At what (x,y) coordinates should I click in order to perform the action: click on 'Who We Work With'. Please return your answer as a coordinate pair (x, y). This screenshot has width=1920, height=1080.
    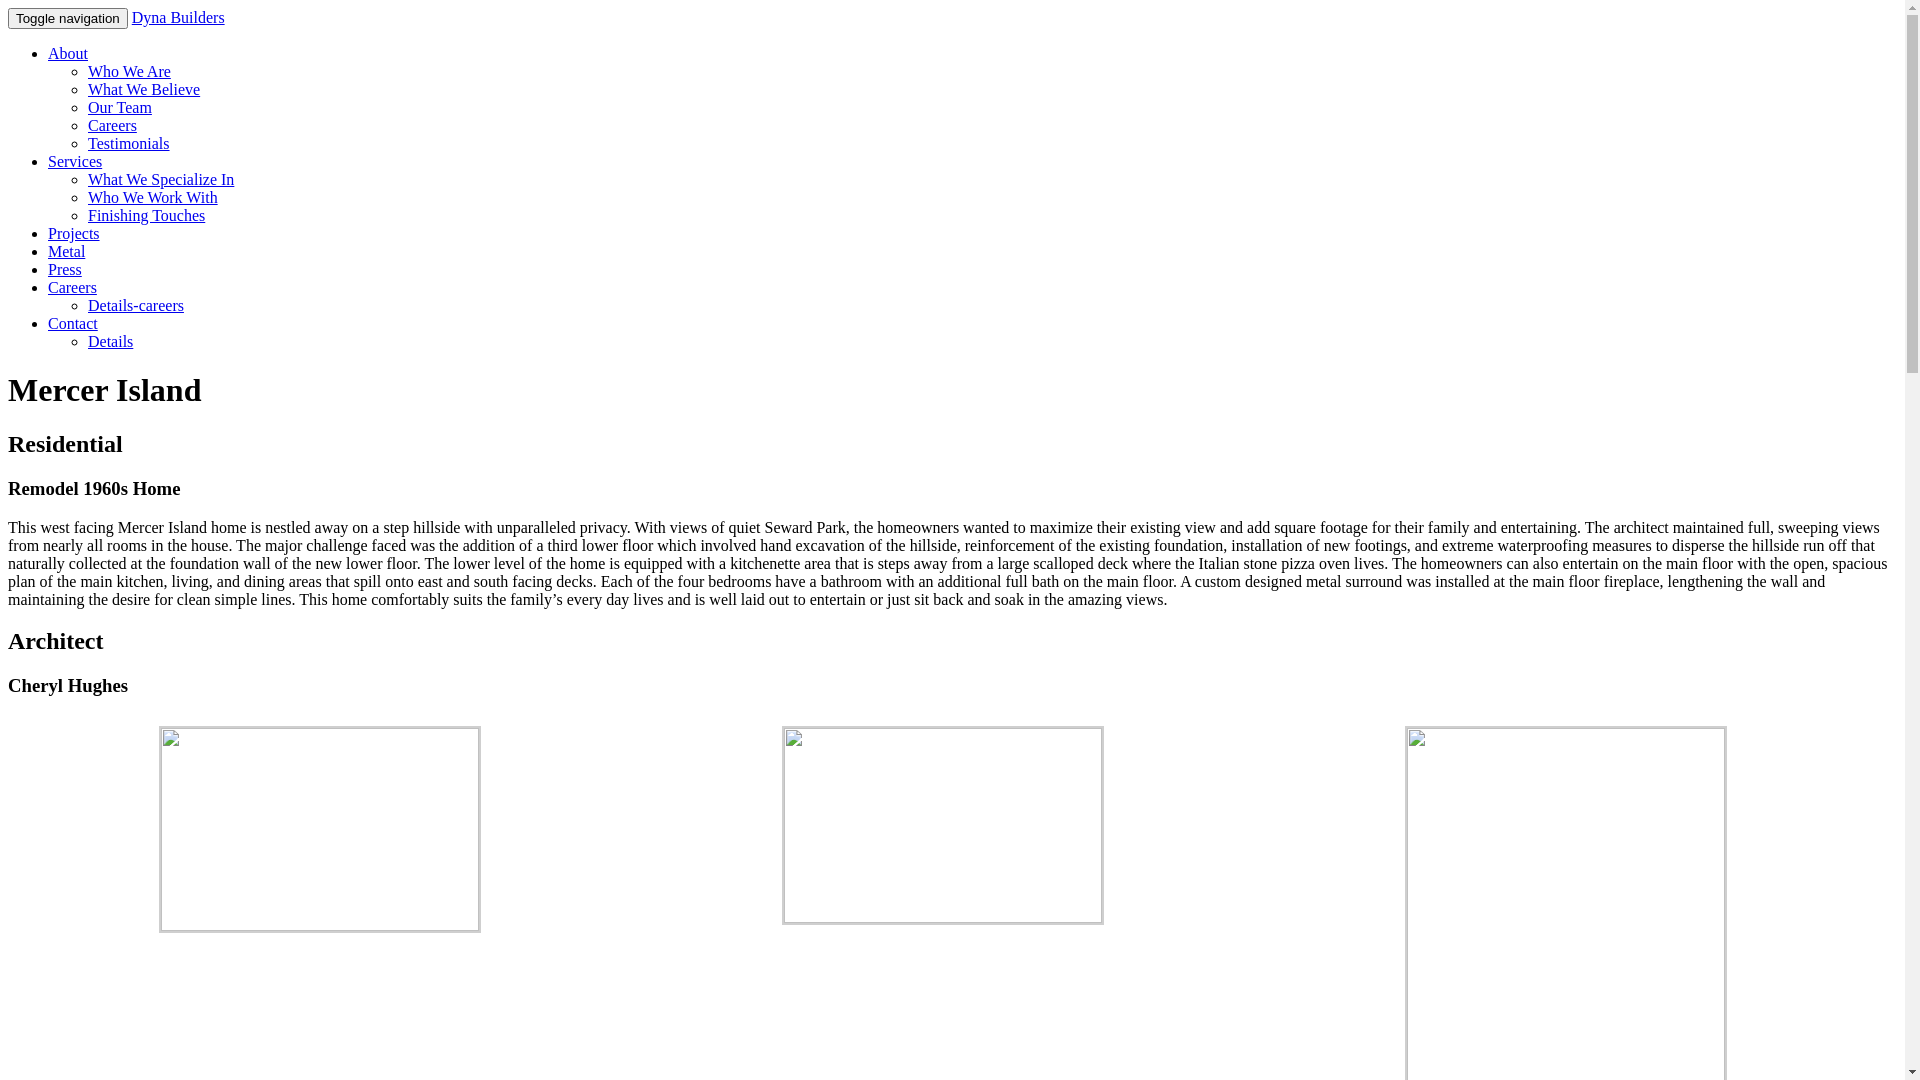
    Looking at the image, I should click on (152, 197).